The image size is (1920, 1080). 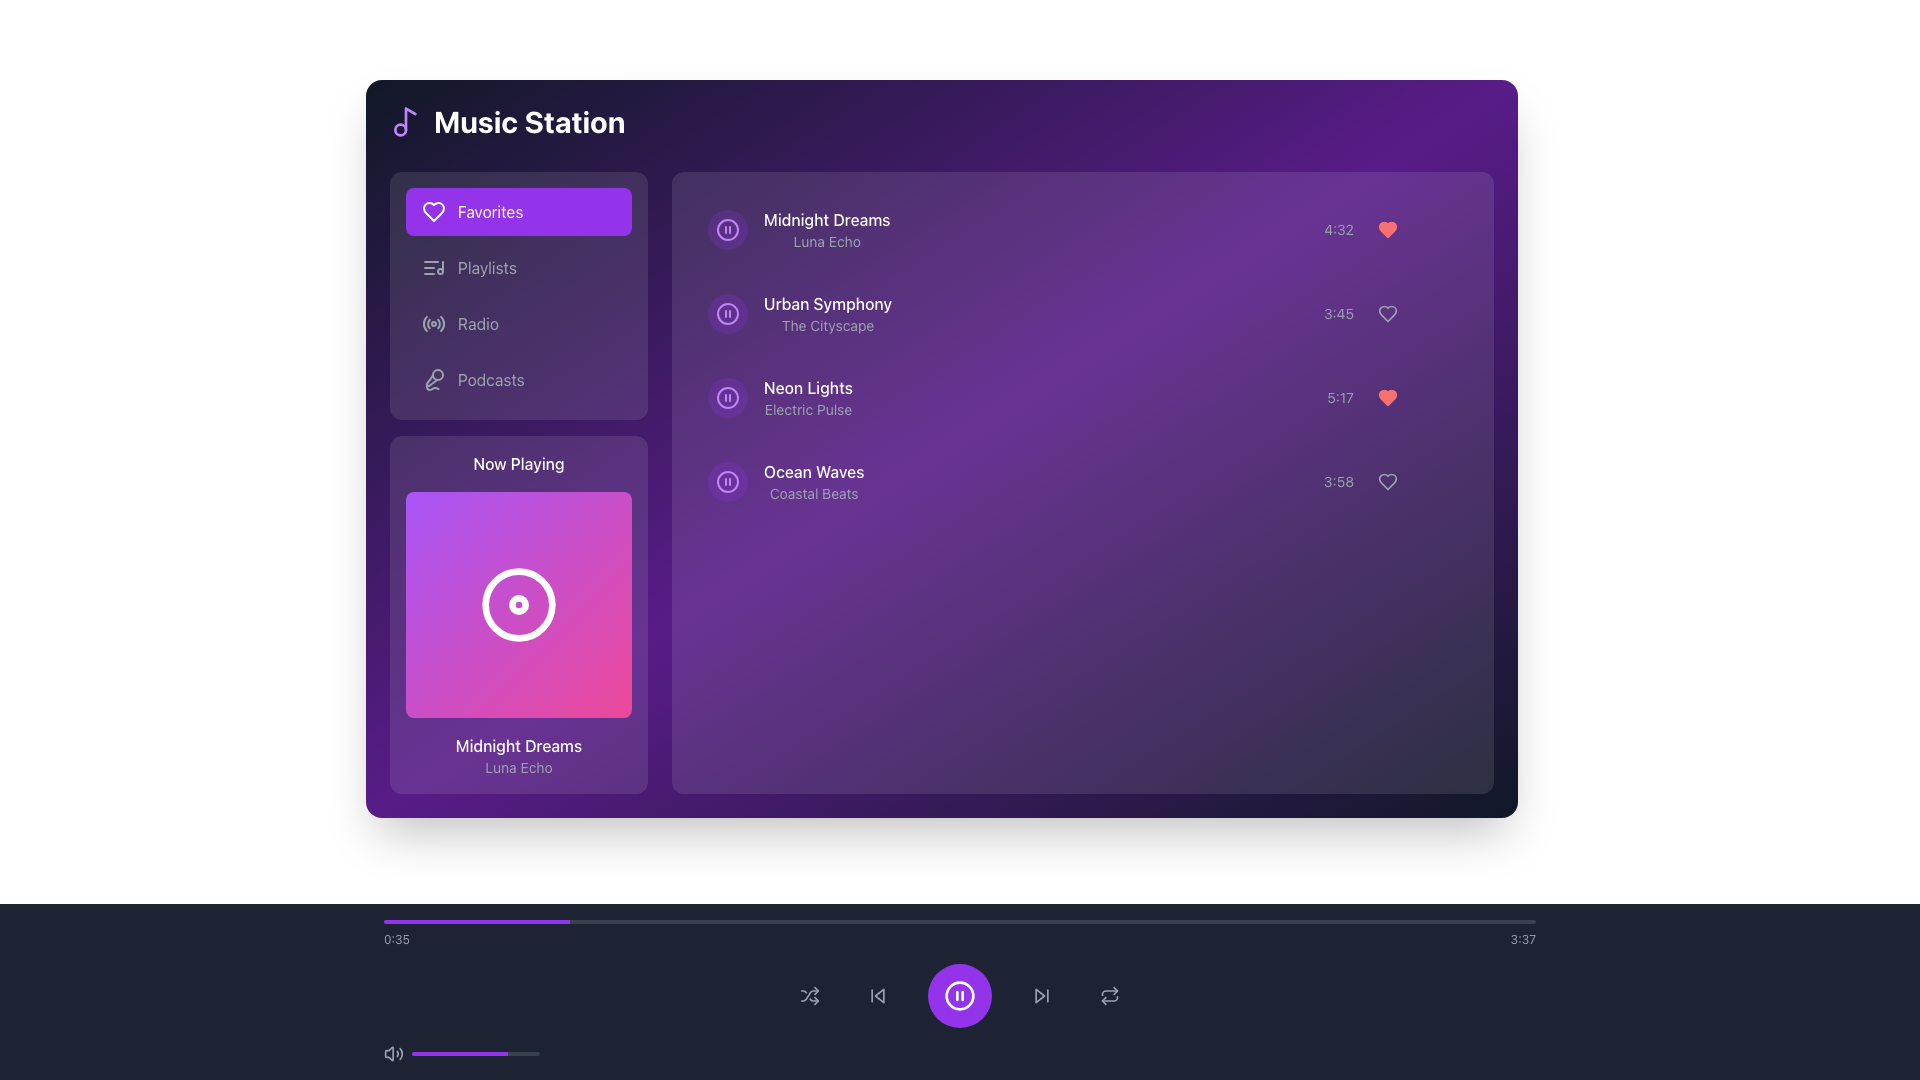 I want to click on the circular pause icon button with a purple outline located beneath the 'Now Playing' section, so click(x=727, y=482).